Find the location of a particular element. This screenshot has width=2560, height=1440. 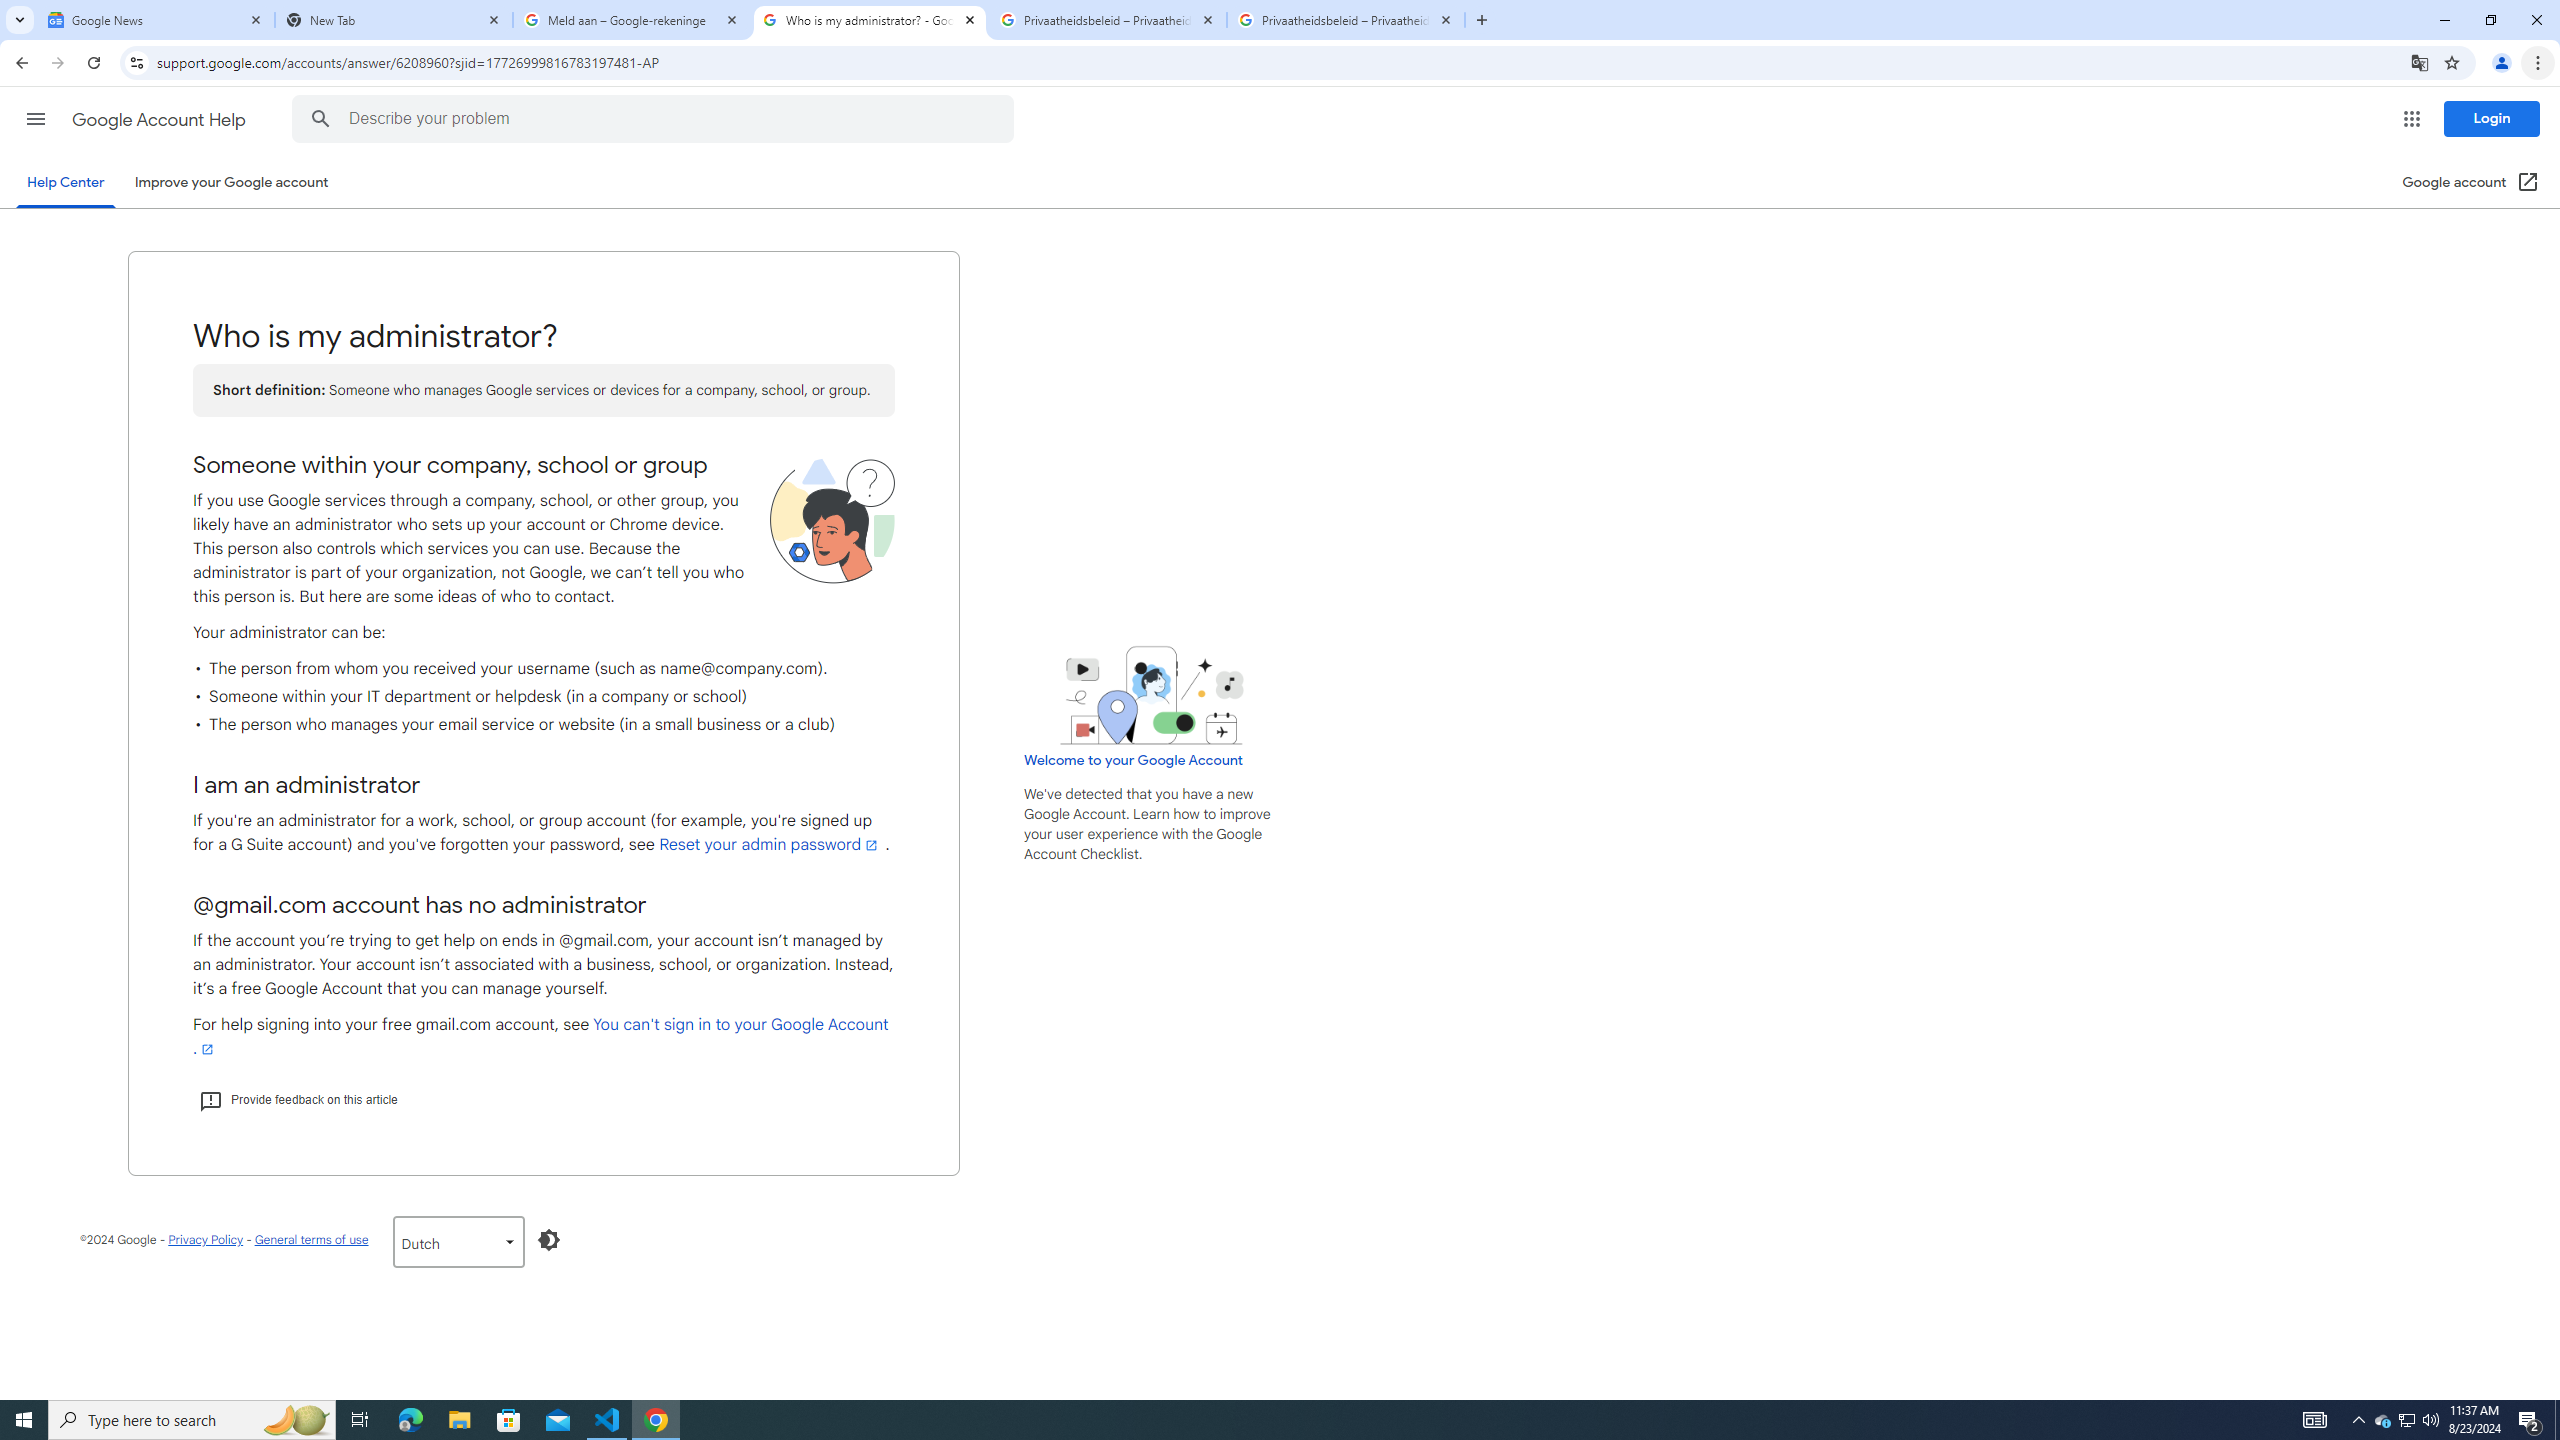

'Welcome to your Google Account' is located at coordinates (1133, 759).